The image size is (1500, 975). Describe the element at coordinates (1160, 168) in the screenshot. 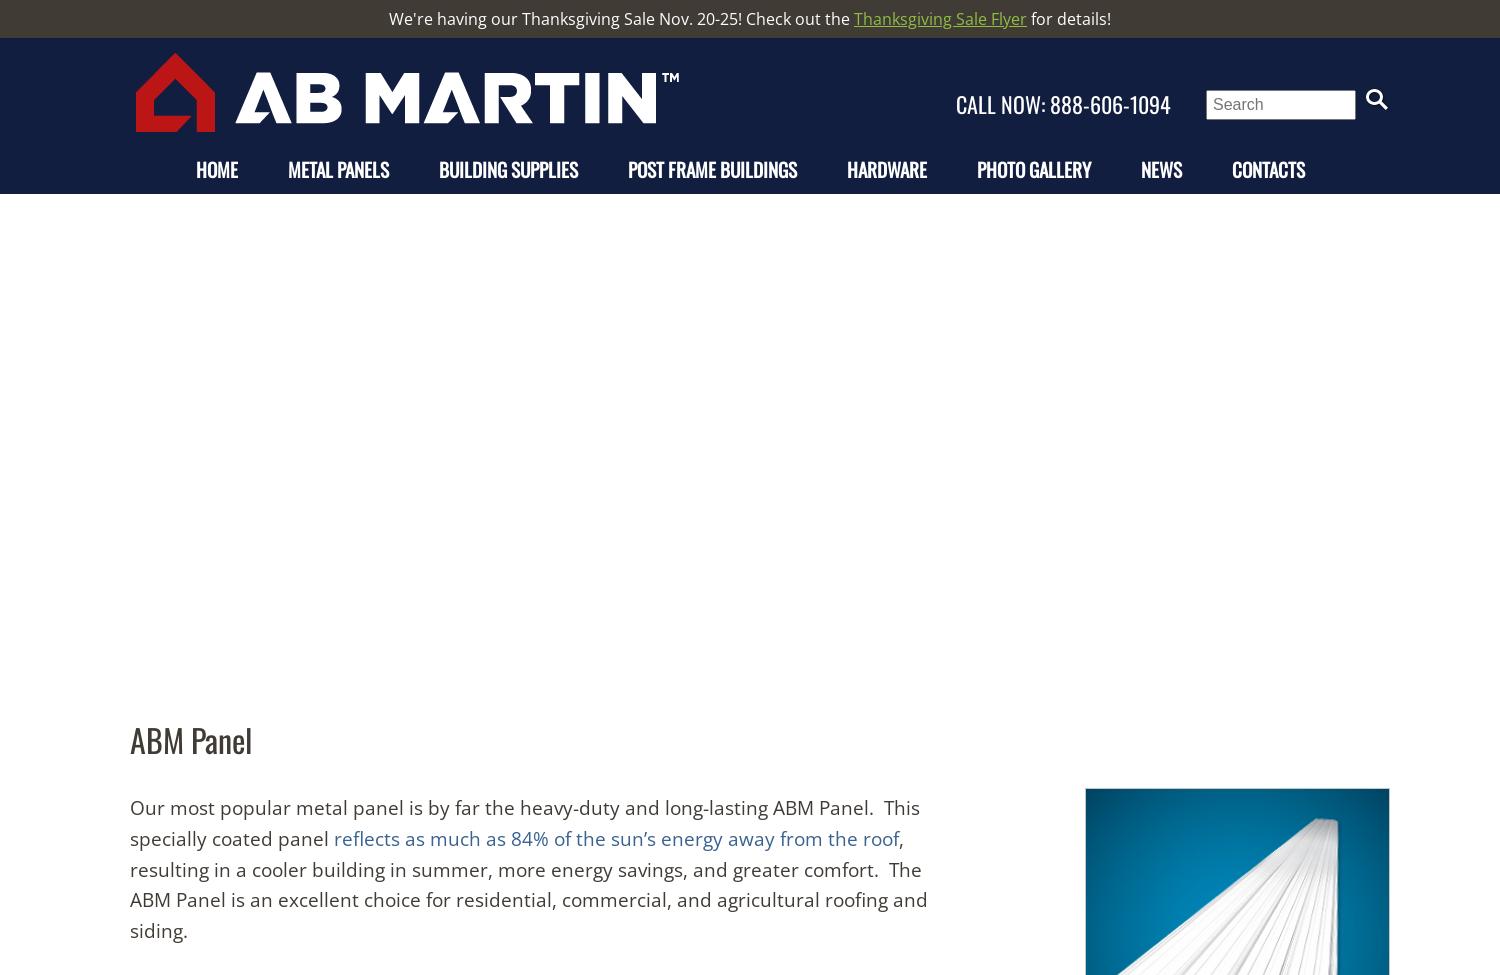

I see `'News'` at that location.